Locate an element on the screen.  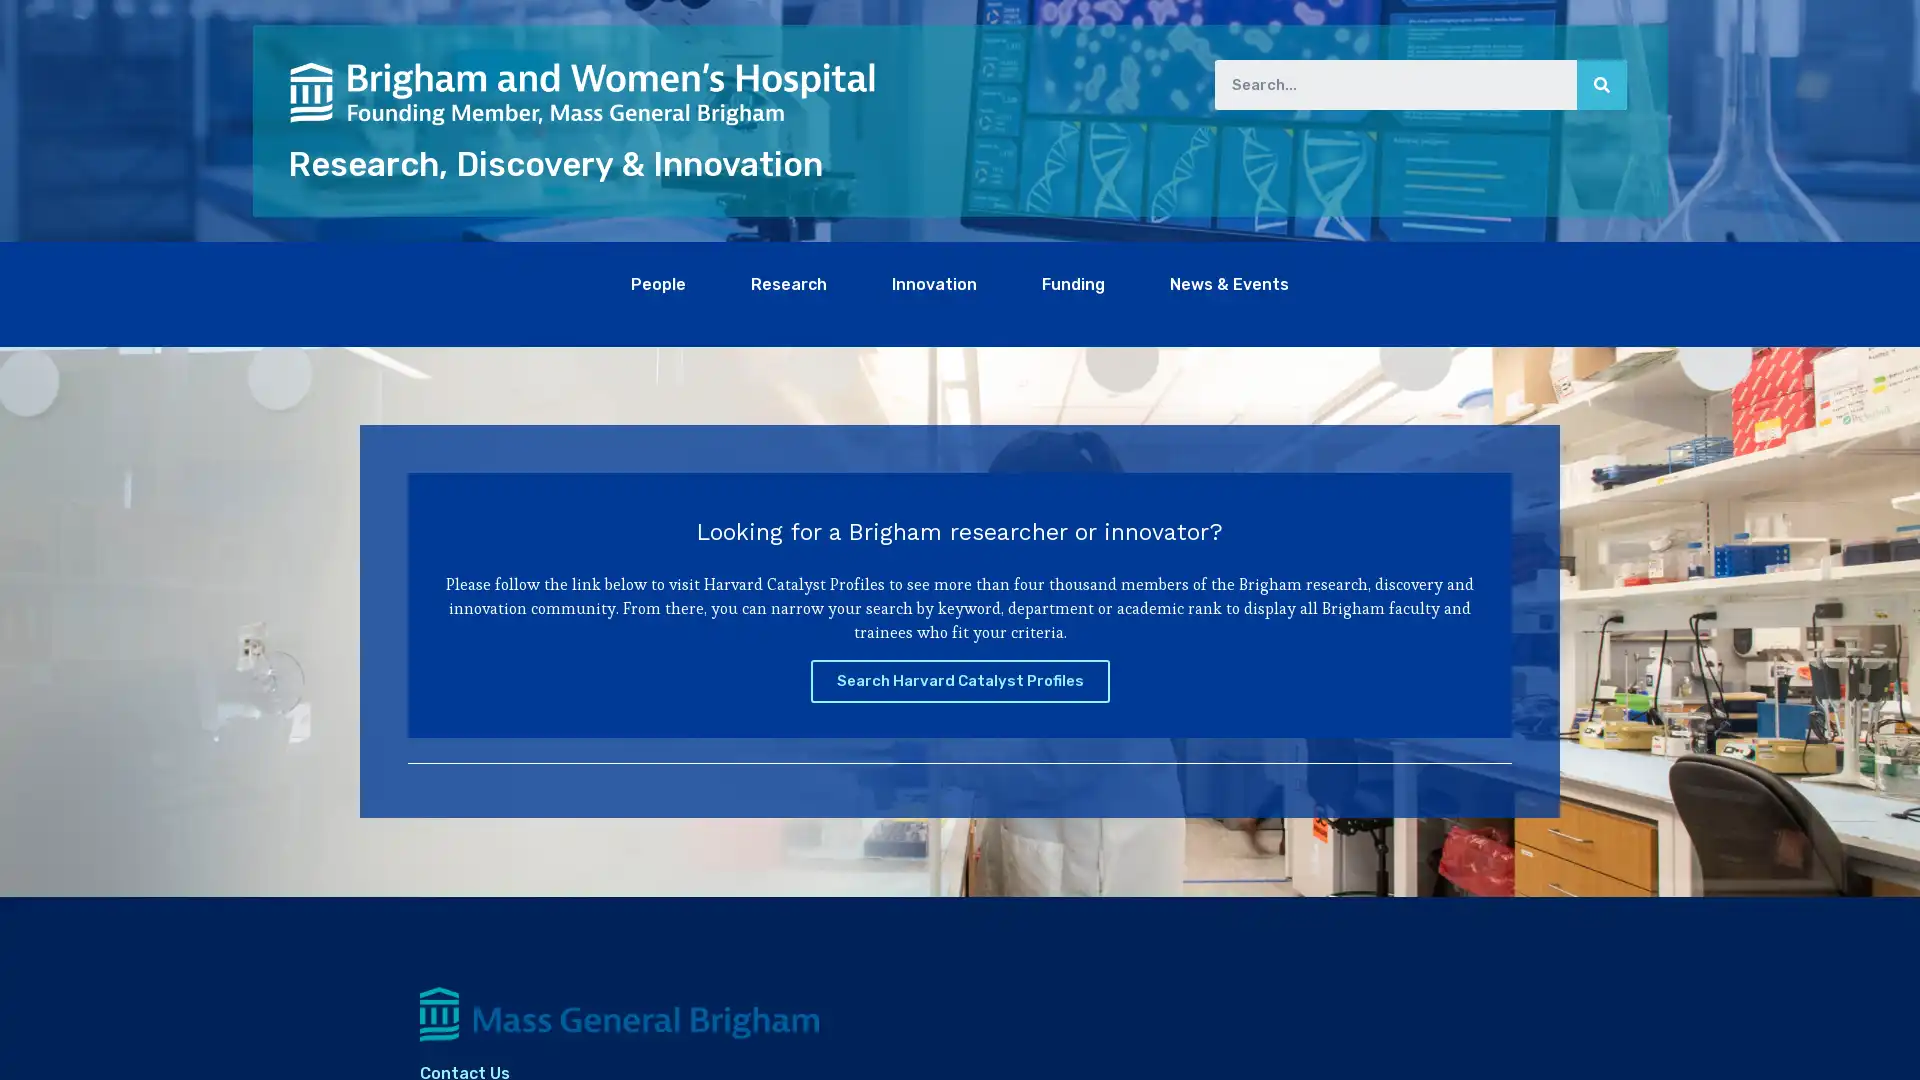
Search is located at coordinates (1601, 83).